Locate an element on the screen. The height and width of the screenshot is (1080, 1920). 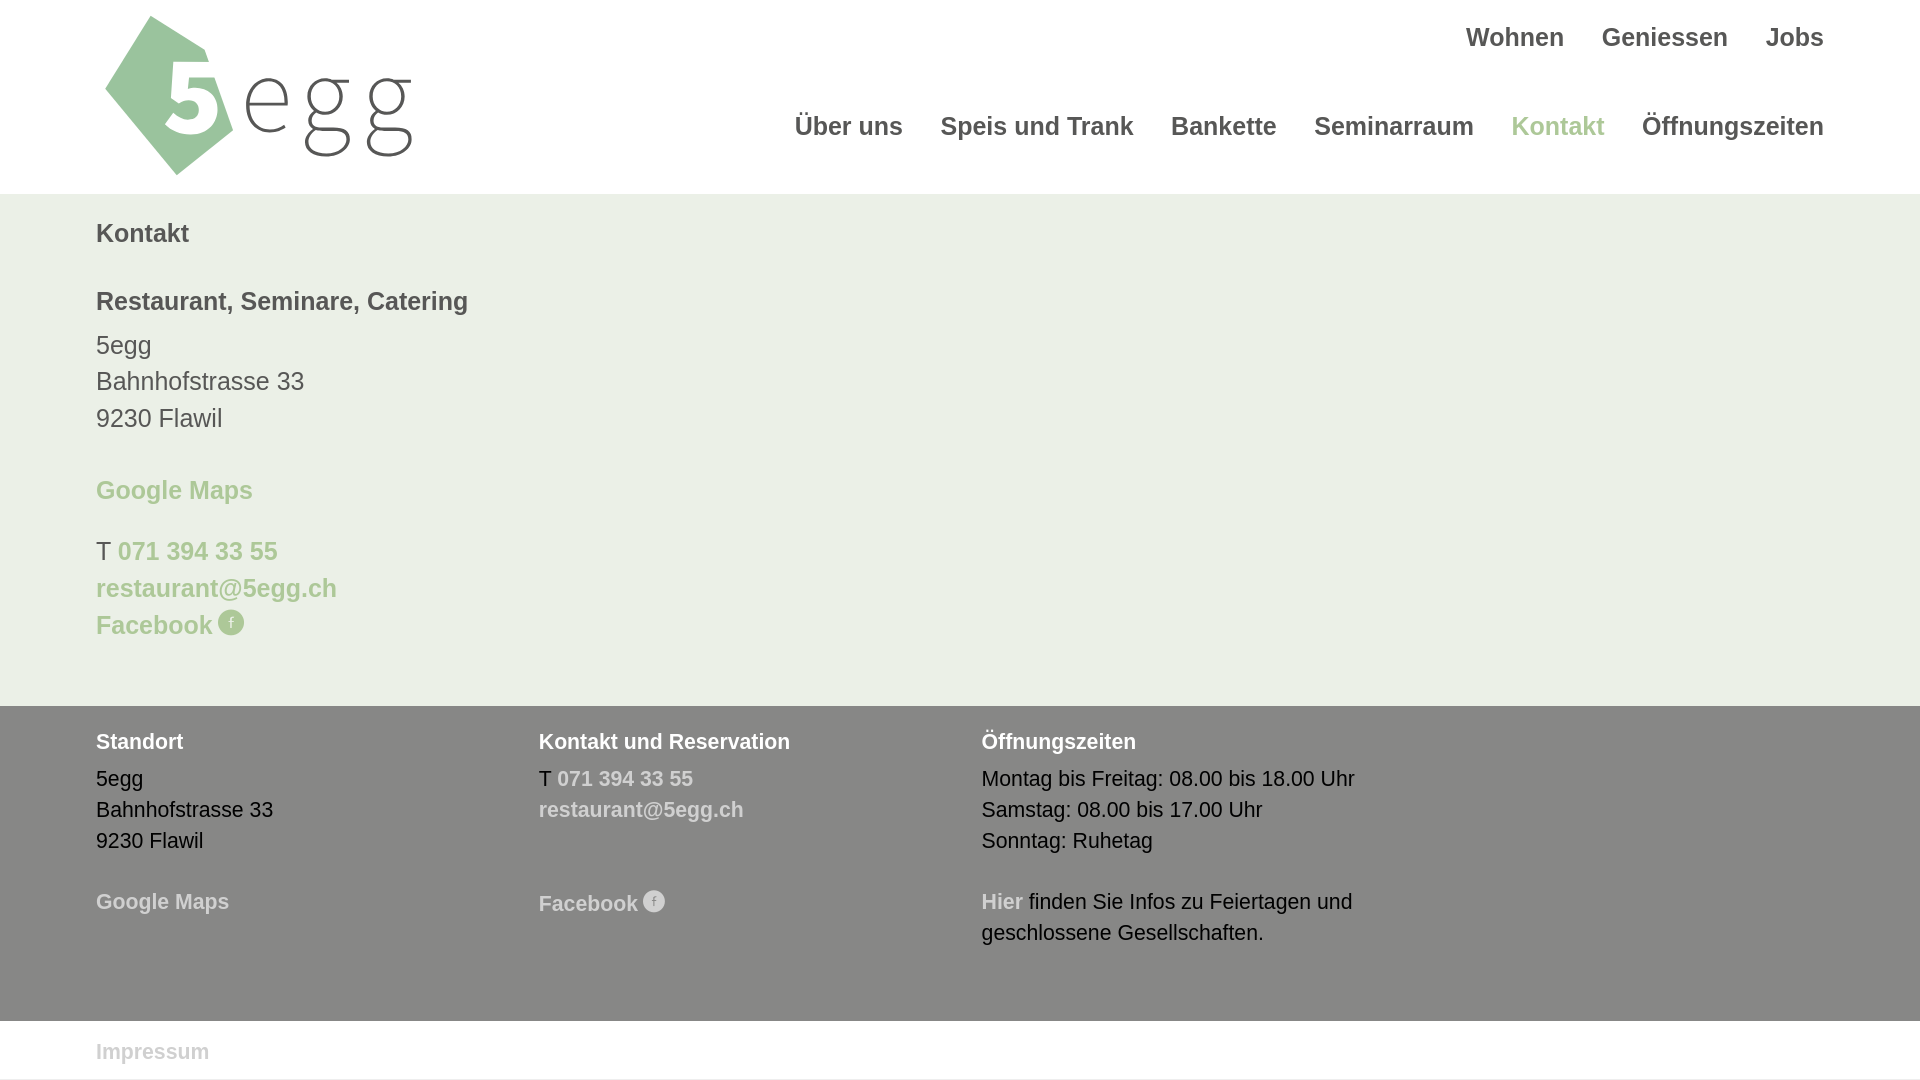
'Bankette' is located at coordinates (1223, 126).